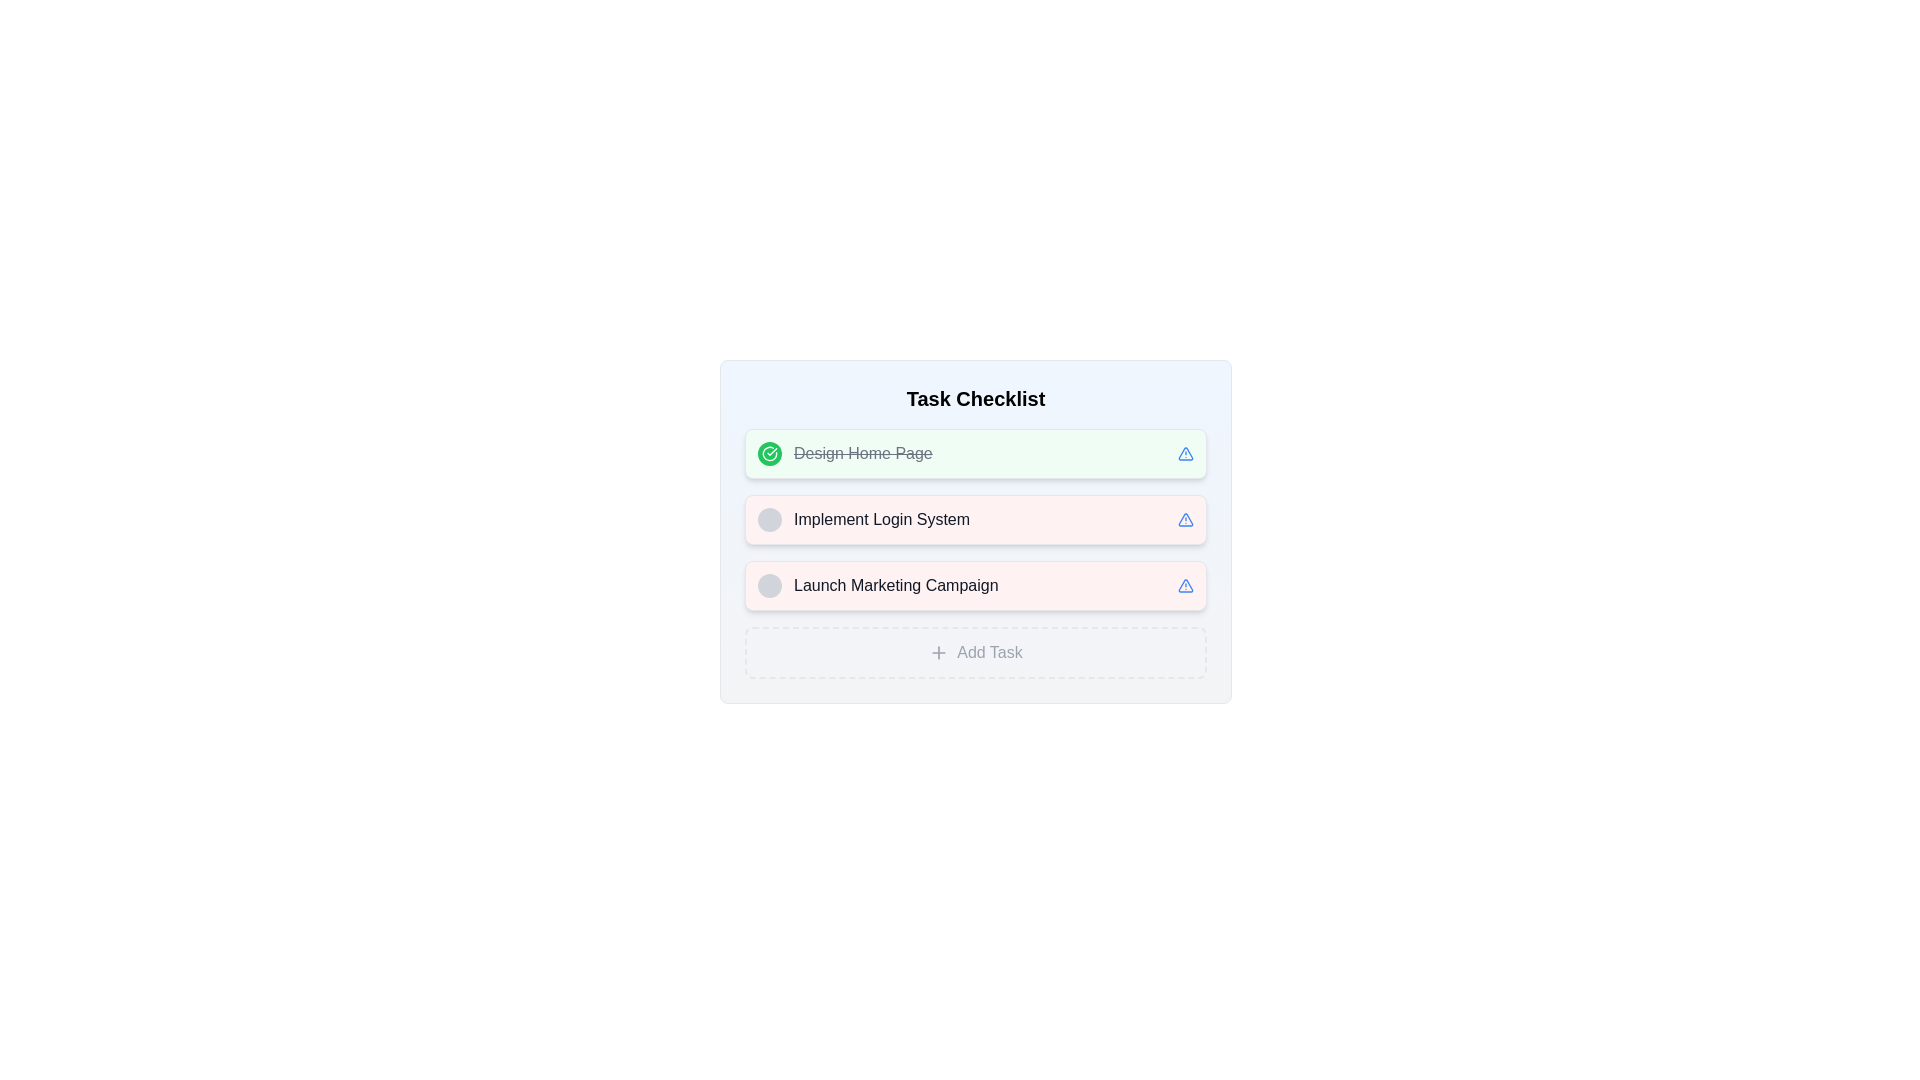  What do you see at coordinates (1185, 454) in the screenshot?
I see `the icon or button located in the top-right corner of the 'Design Home Page' task in the checklist UI` at bounding box center [1185, 454].